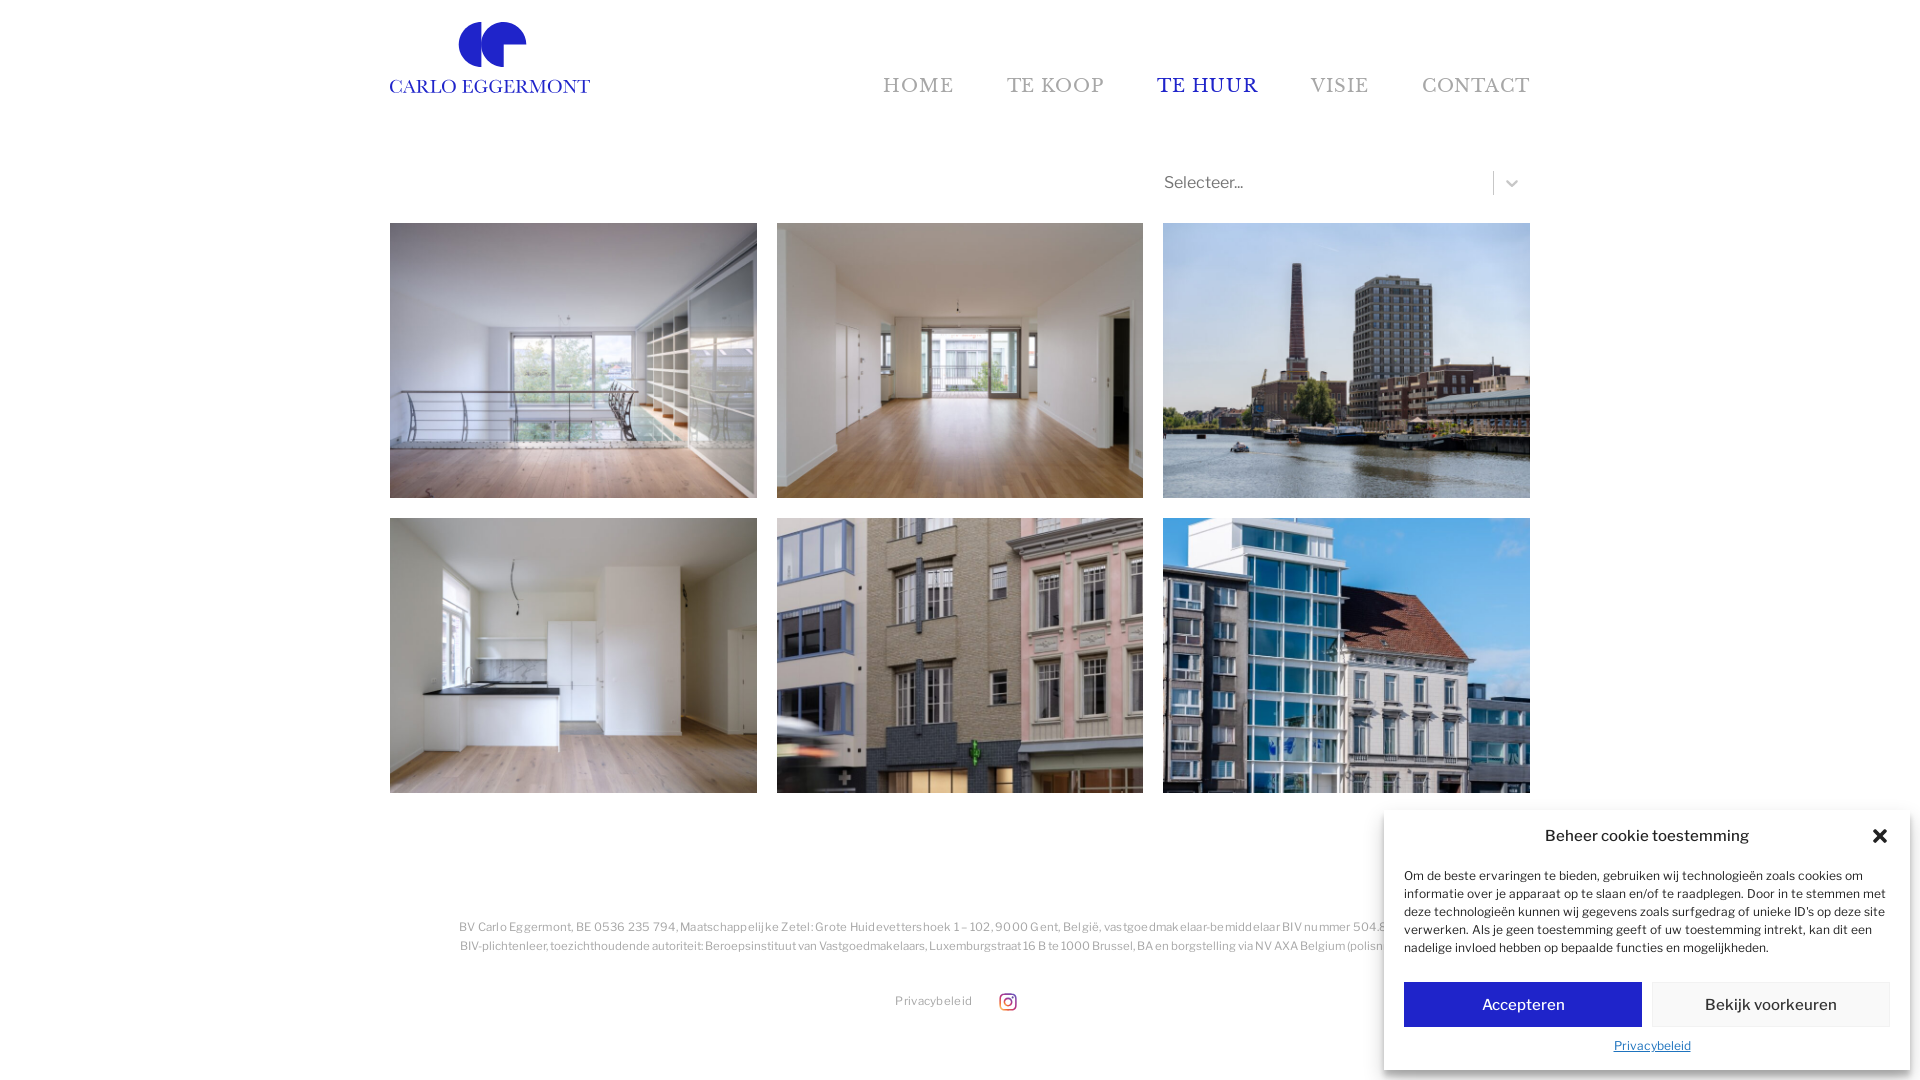  Describe the element at coordinates (1339, 84) in the screenshot. I see `'VISIE'` at that location.